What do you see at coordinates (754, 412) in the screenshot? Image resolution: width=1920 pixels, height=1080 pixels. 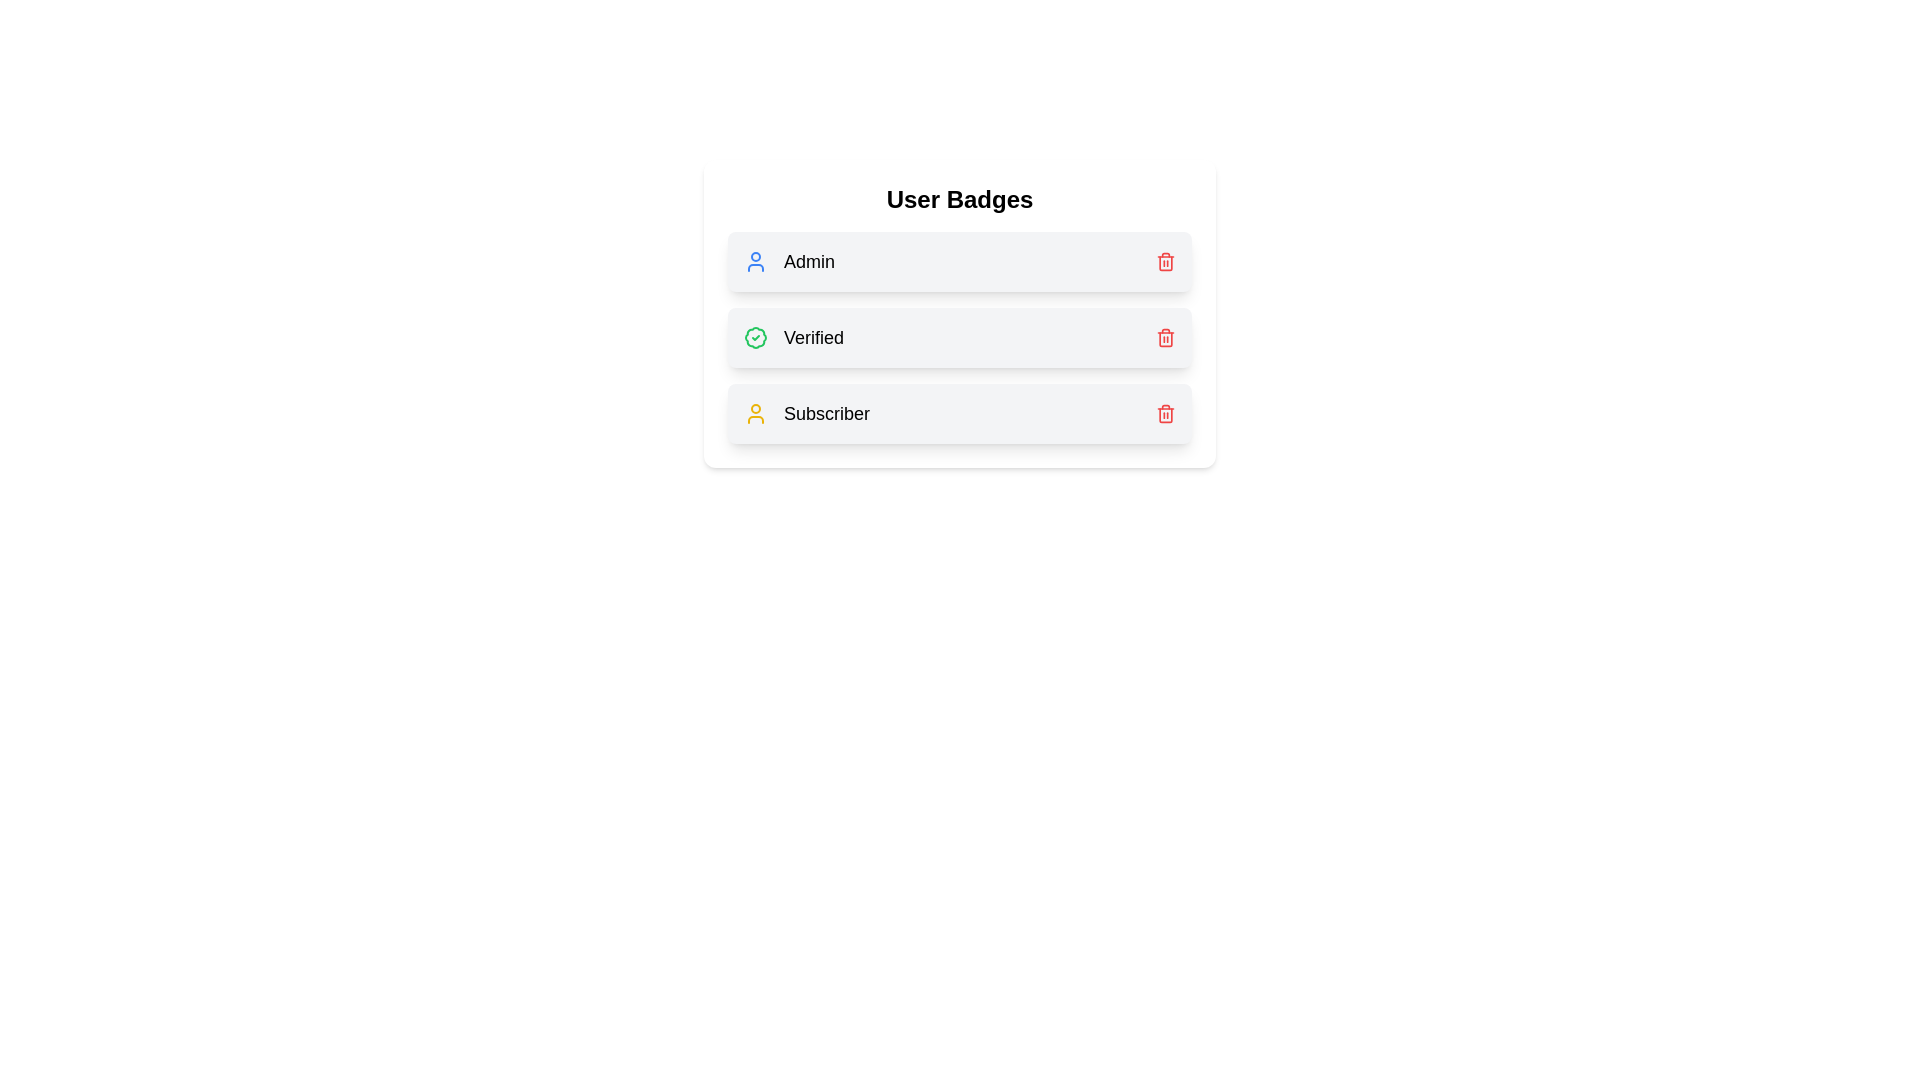 I see `the badge icon for Subscriber` at bounding box center [754, 412].